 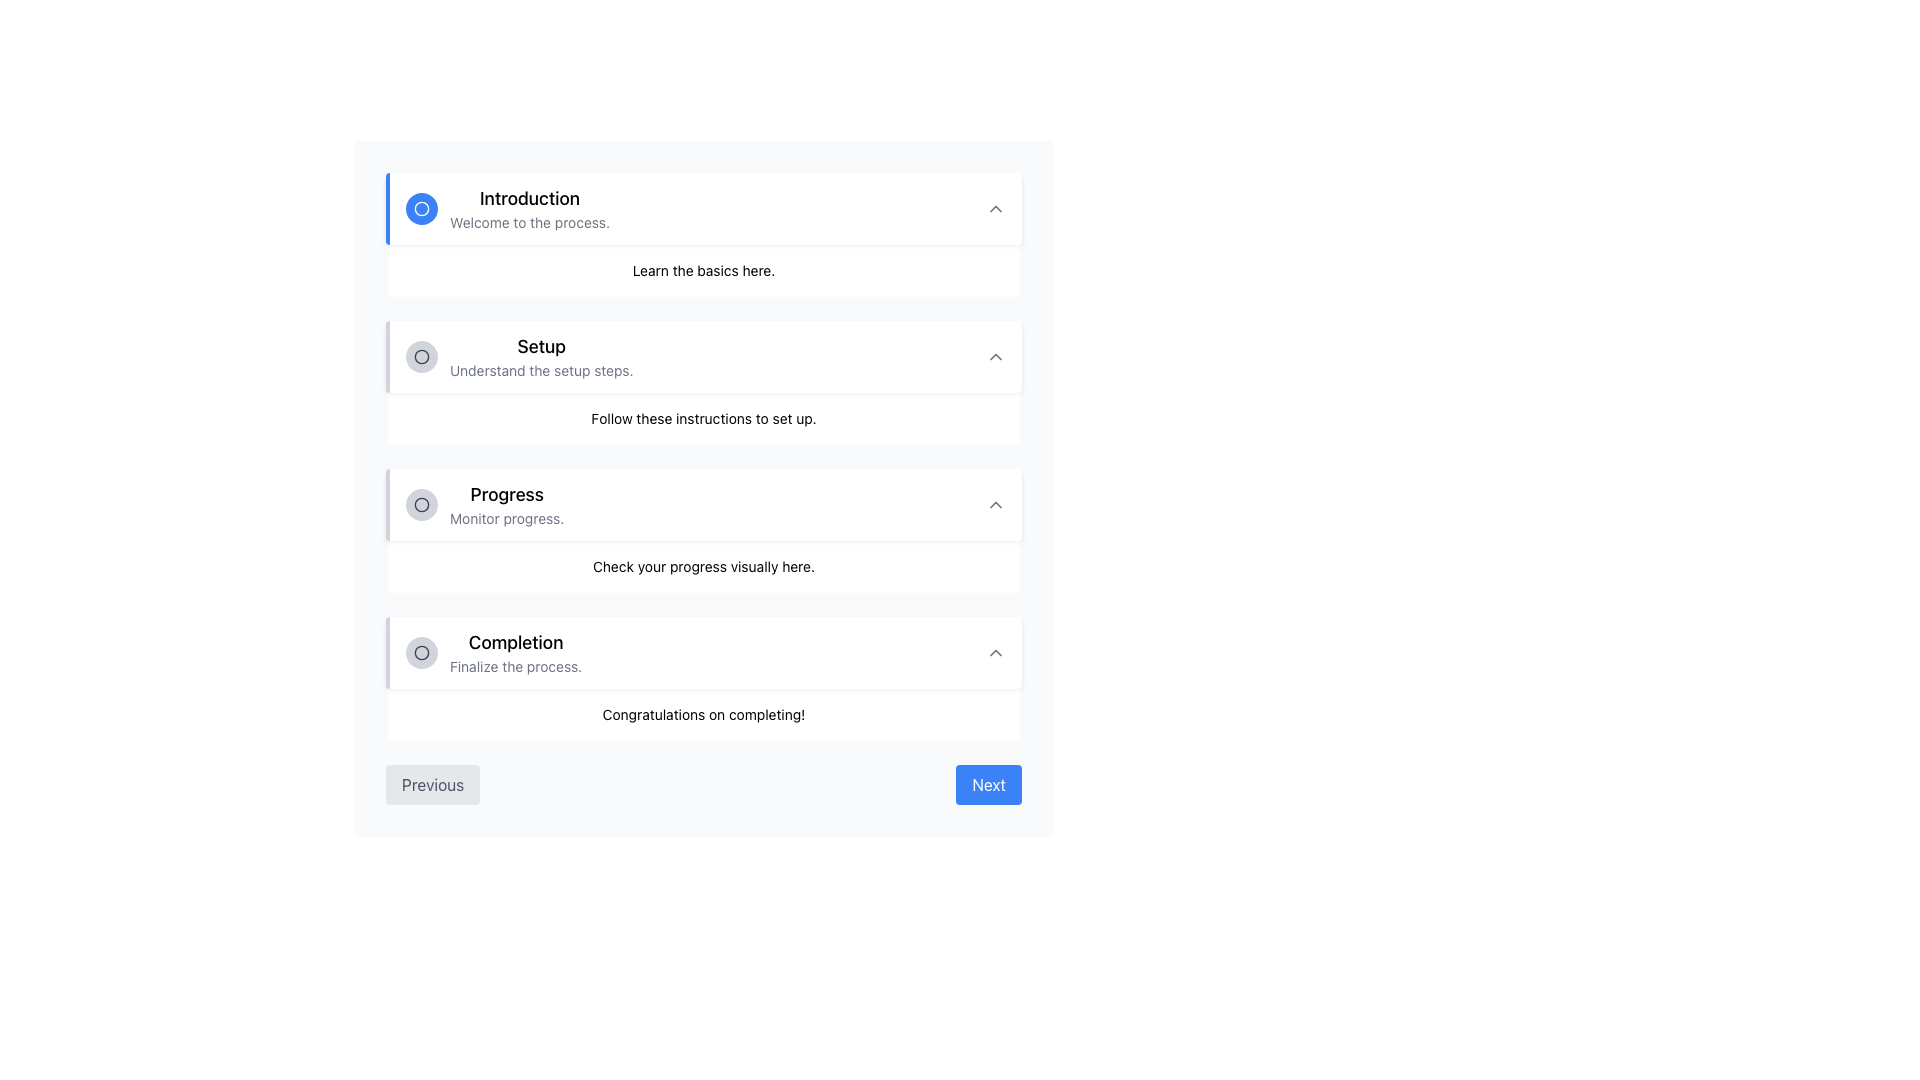 I want to click on the Circle graphic (SVG) adjacent to the 'Progress' label for interactions related to progress, so click(x=421, y=504).